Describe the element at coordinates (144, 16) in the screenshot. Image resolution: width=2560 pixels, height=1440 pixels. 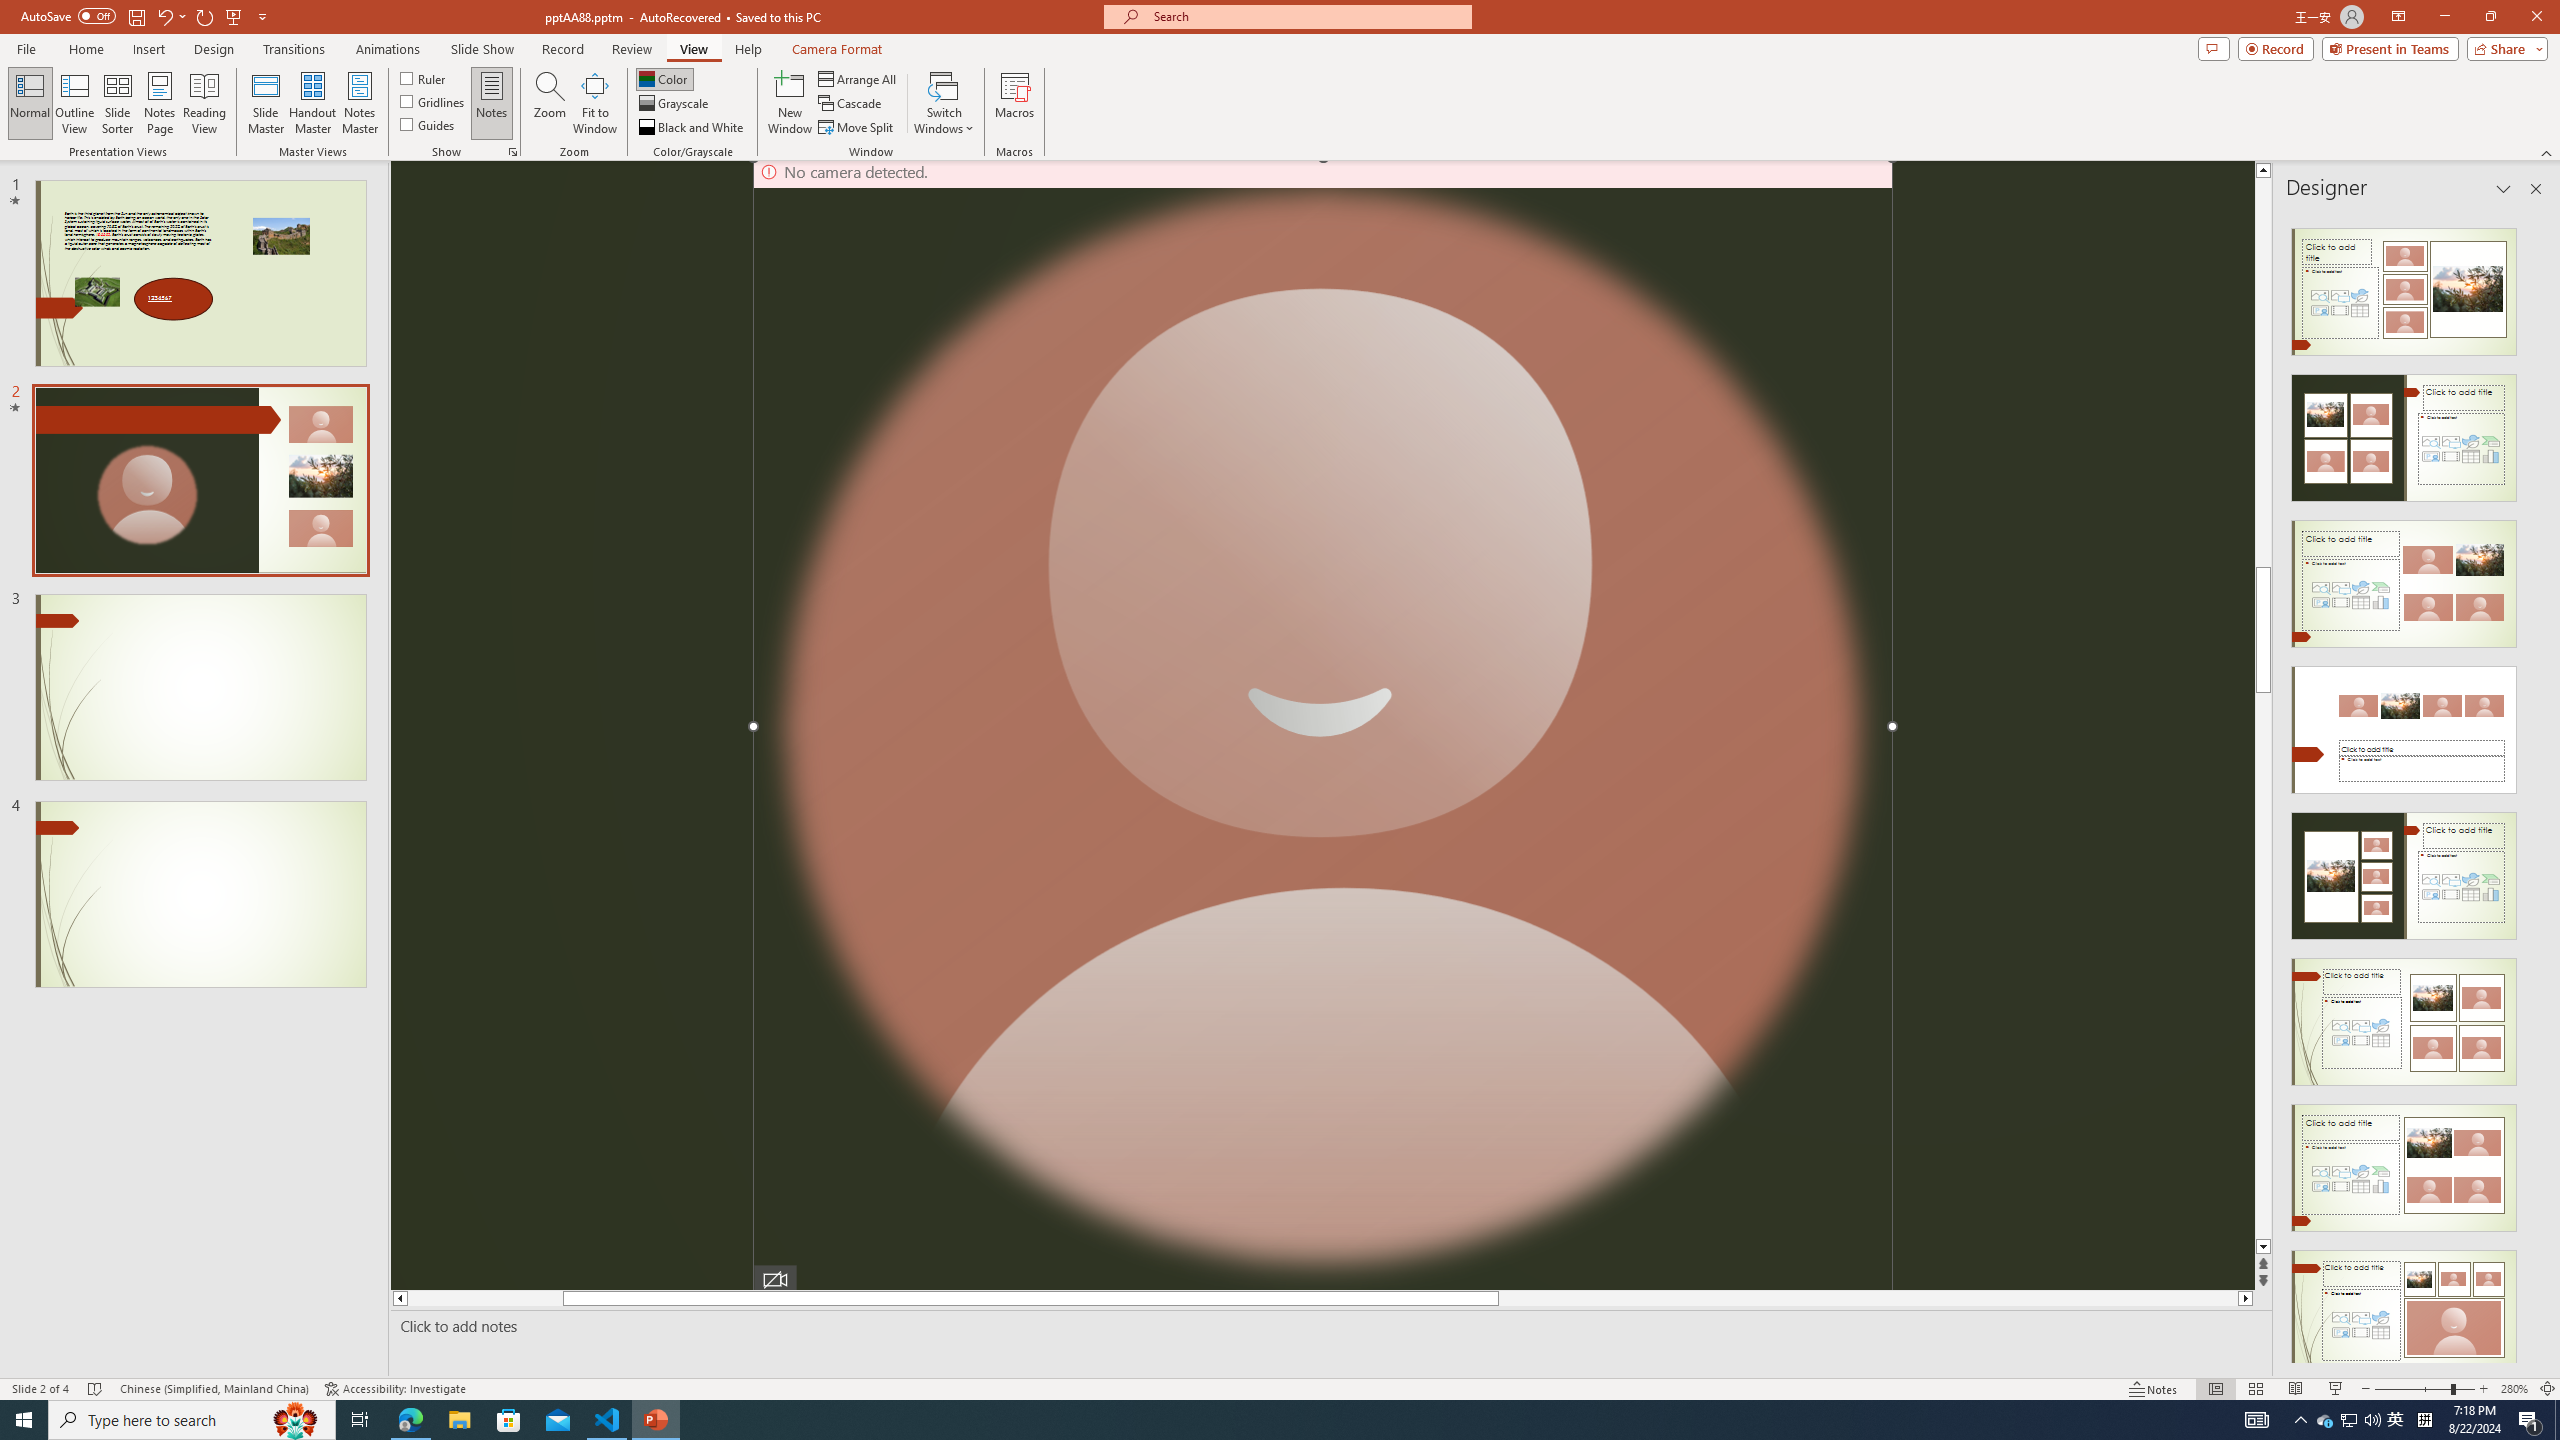
I see `'Quick Access Toolbar'` at that location.